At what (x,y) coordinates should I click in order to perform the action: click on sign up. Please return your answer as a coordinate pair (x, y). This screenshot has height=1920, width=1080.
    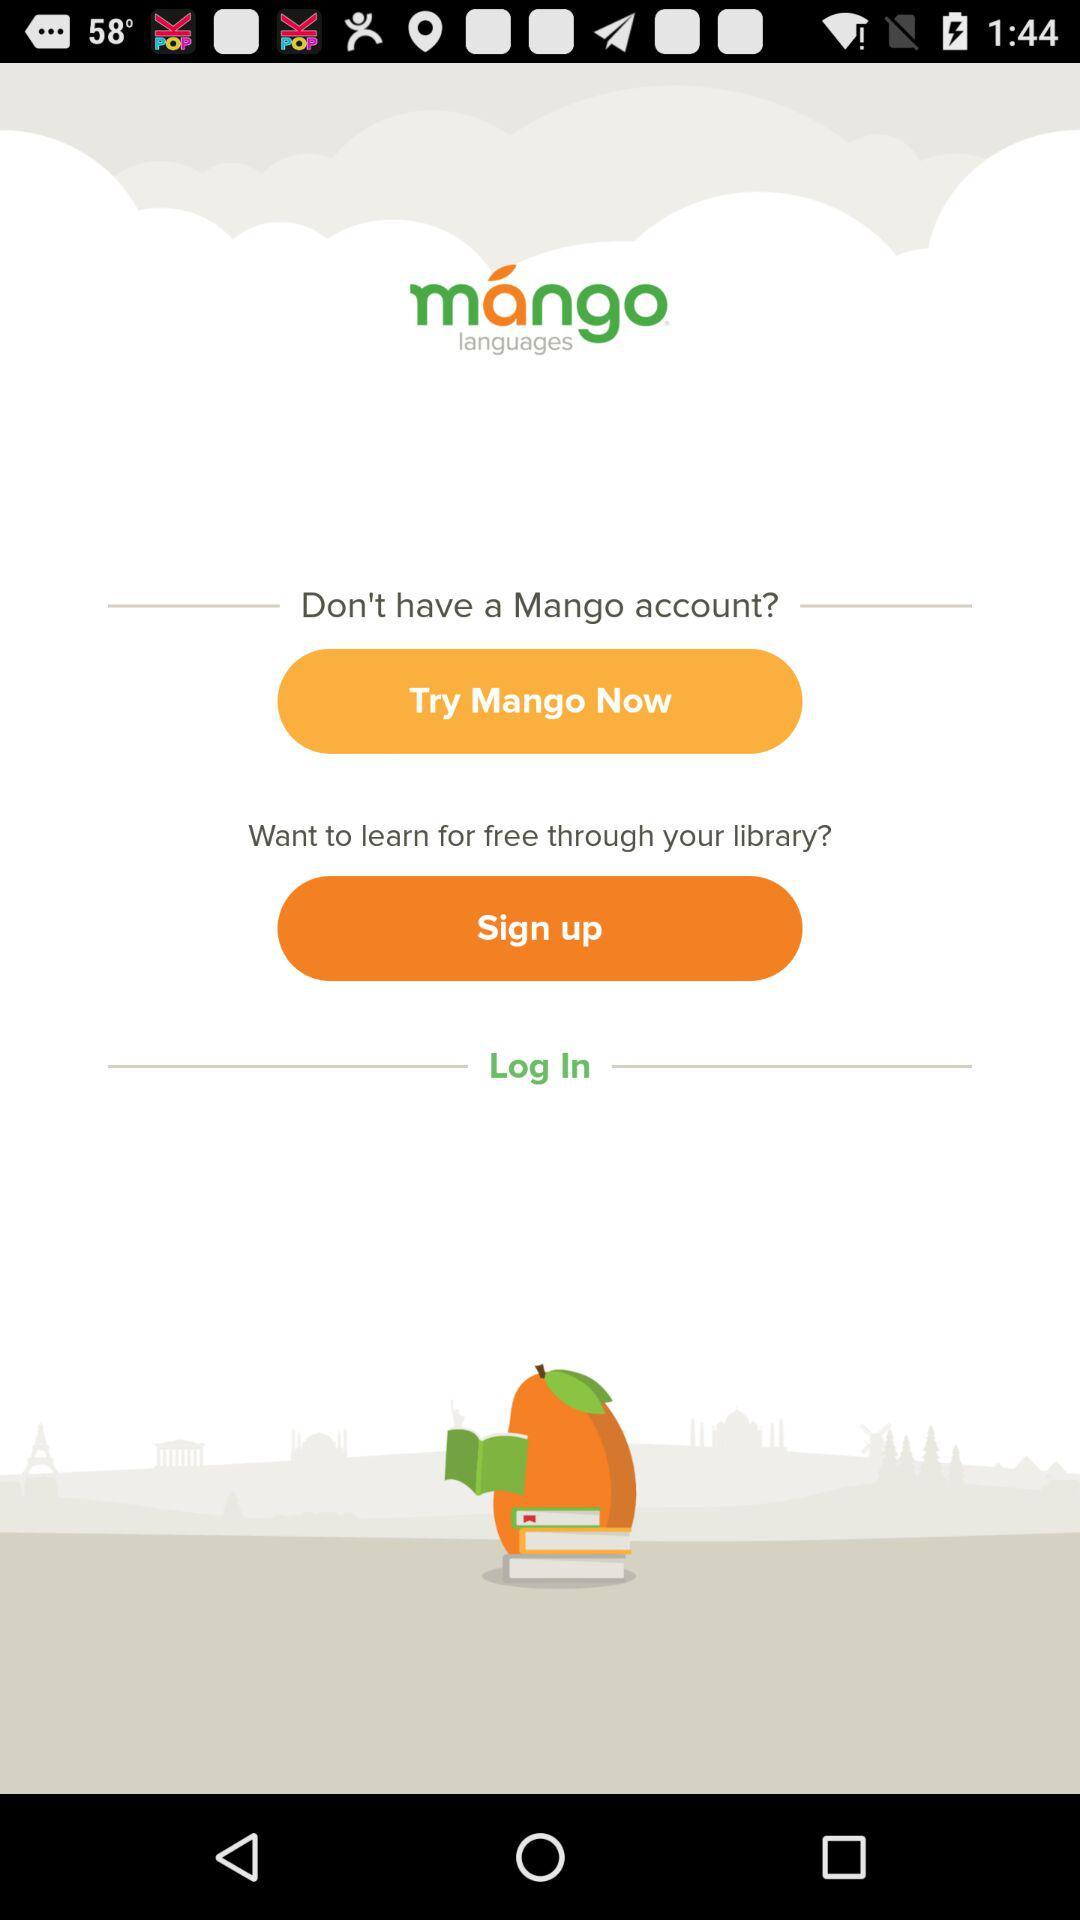
    Looking at the image, I should click on (540, 927).